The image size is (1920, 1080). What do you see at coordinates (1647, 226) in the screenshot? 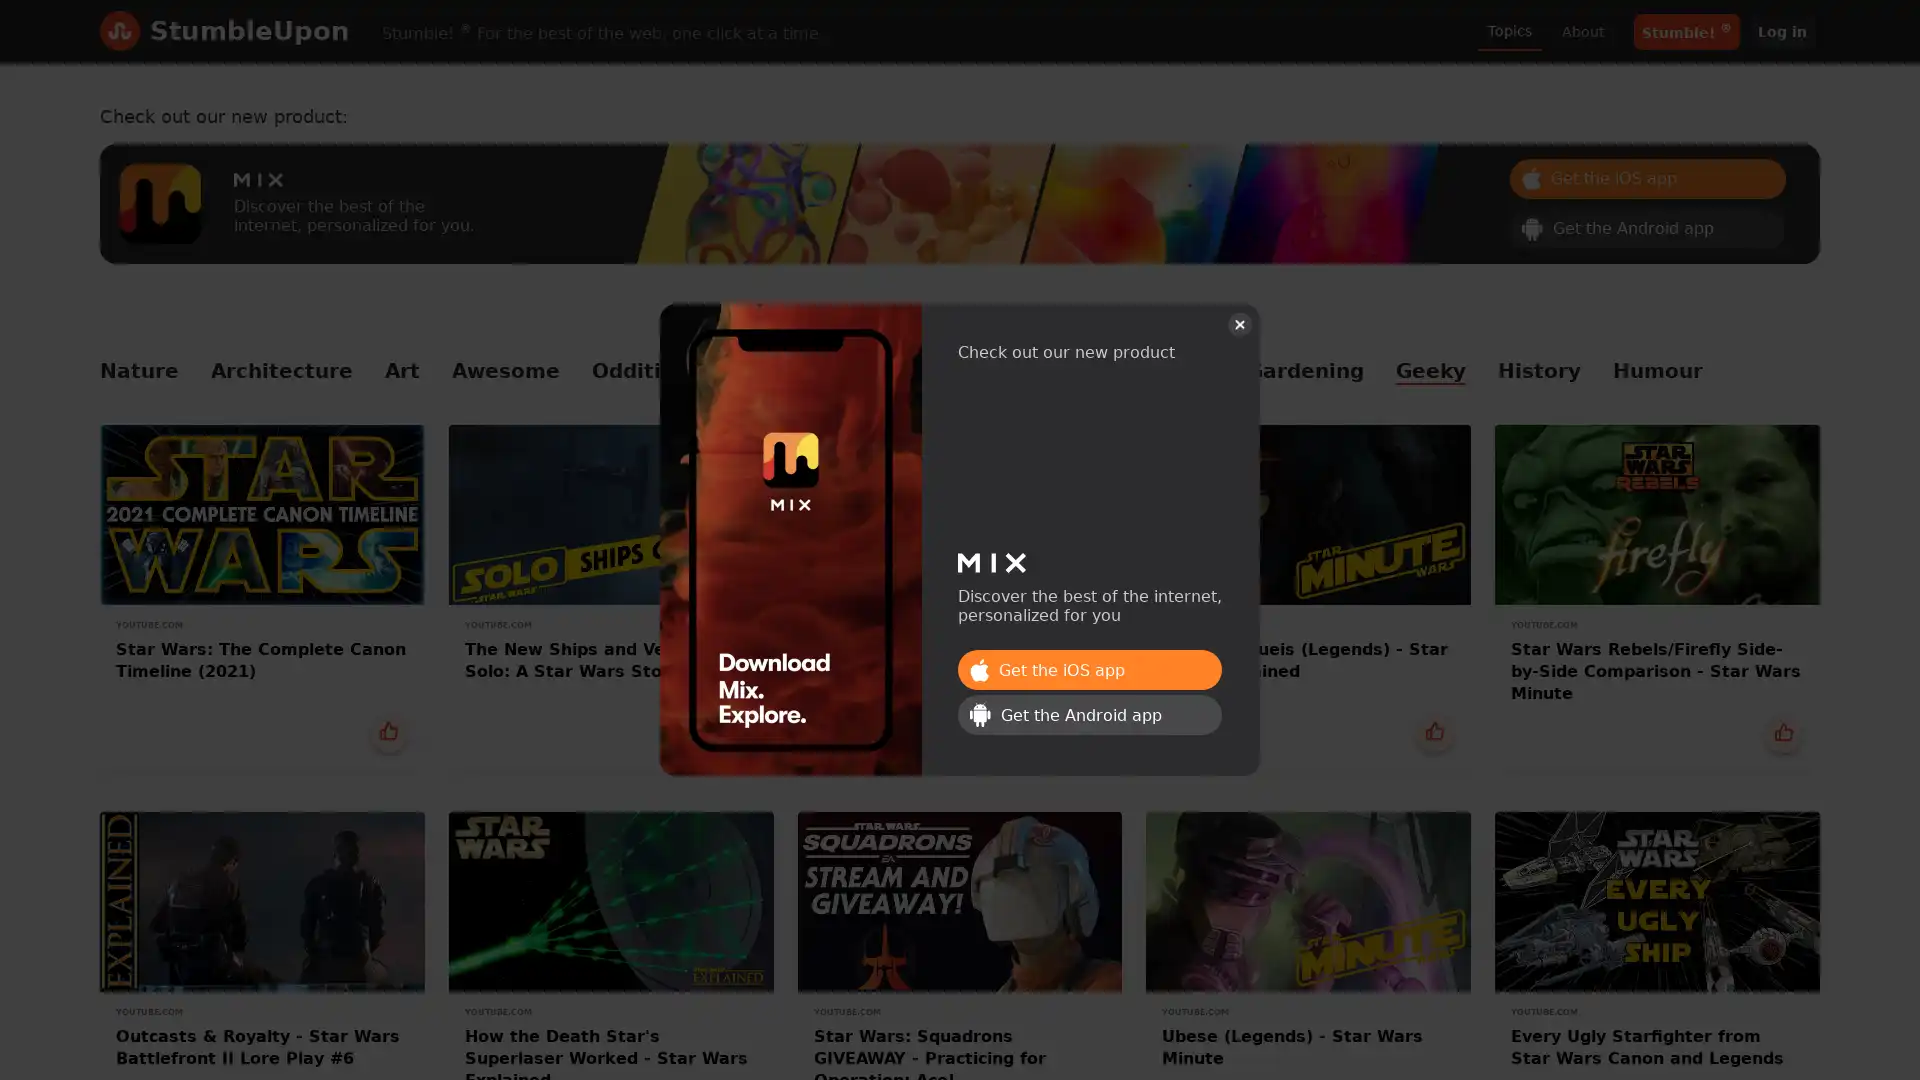
I see `Header Image 1 Get the Android app` at bounding box center [1647, 226].